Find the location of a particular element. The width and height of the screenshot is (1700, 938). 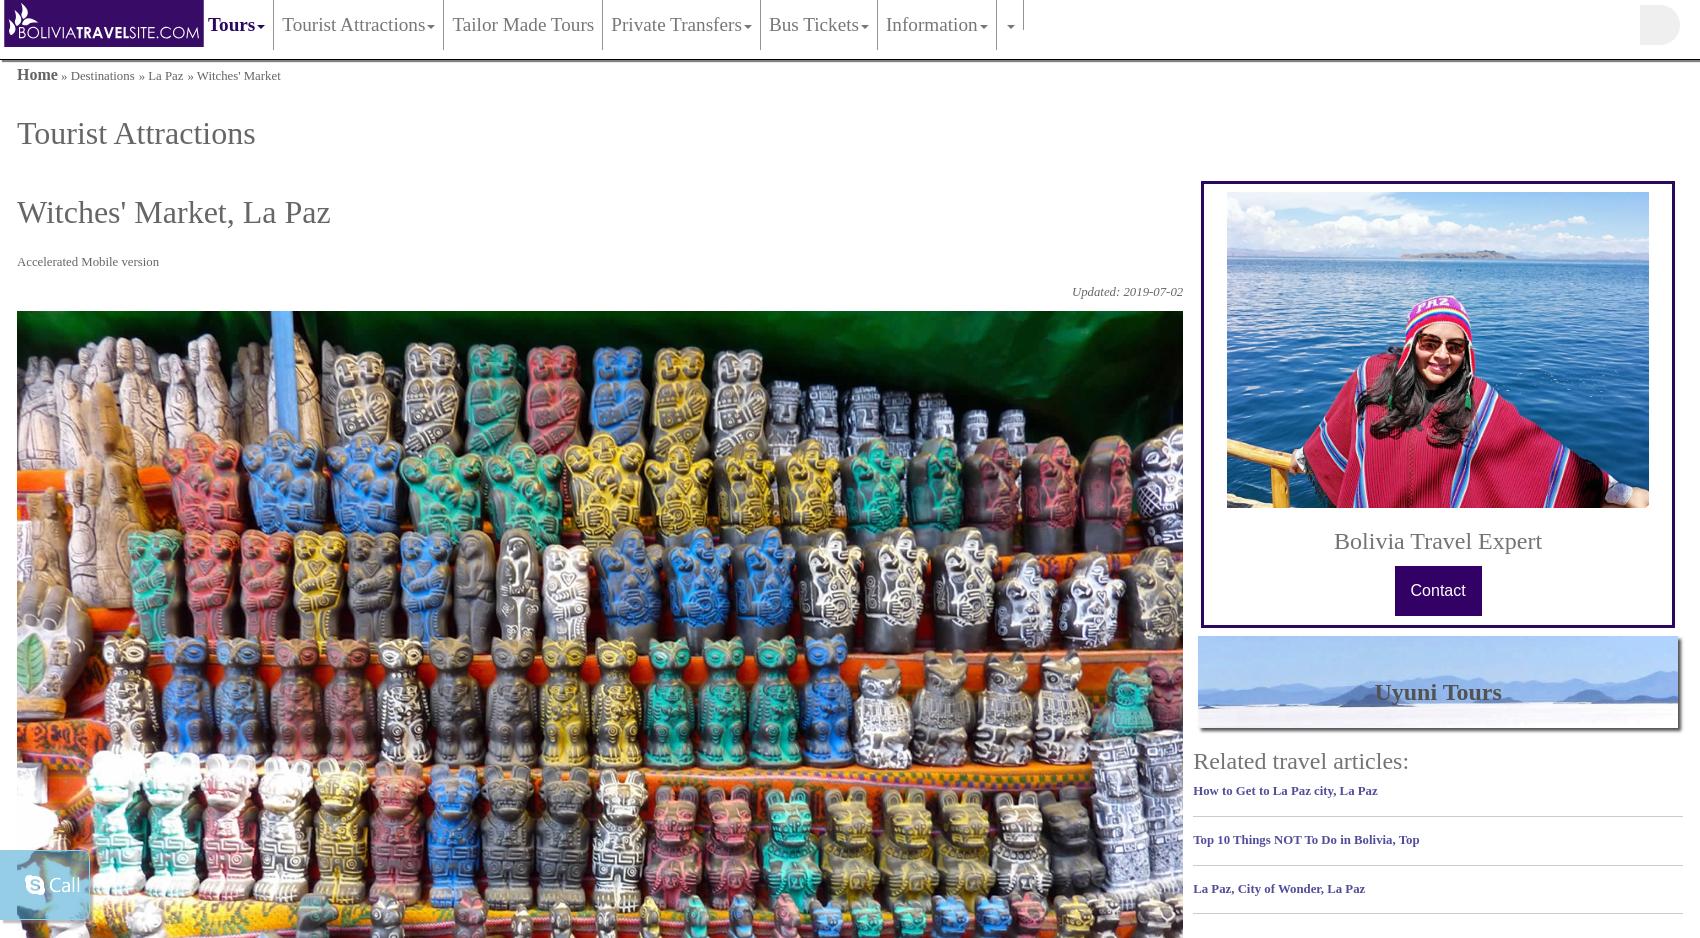

'La Paz' is located at coordinates (164, 75).